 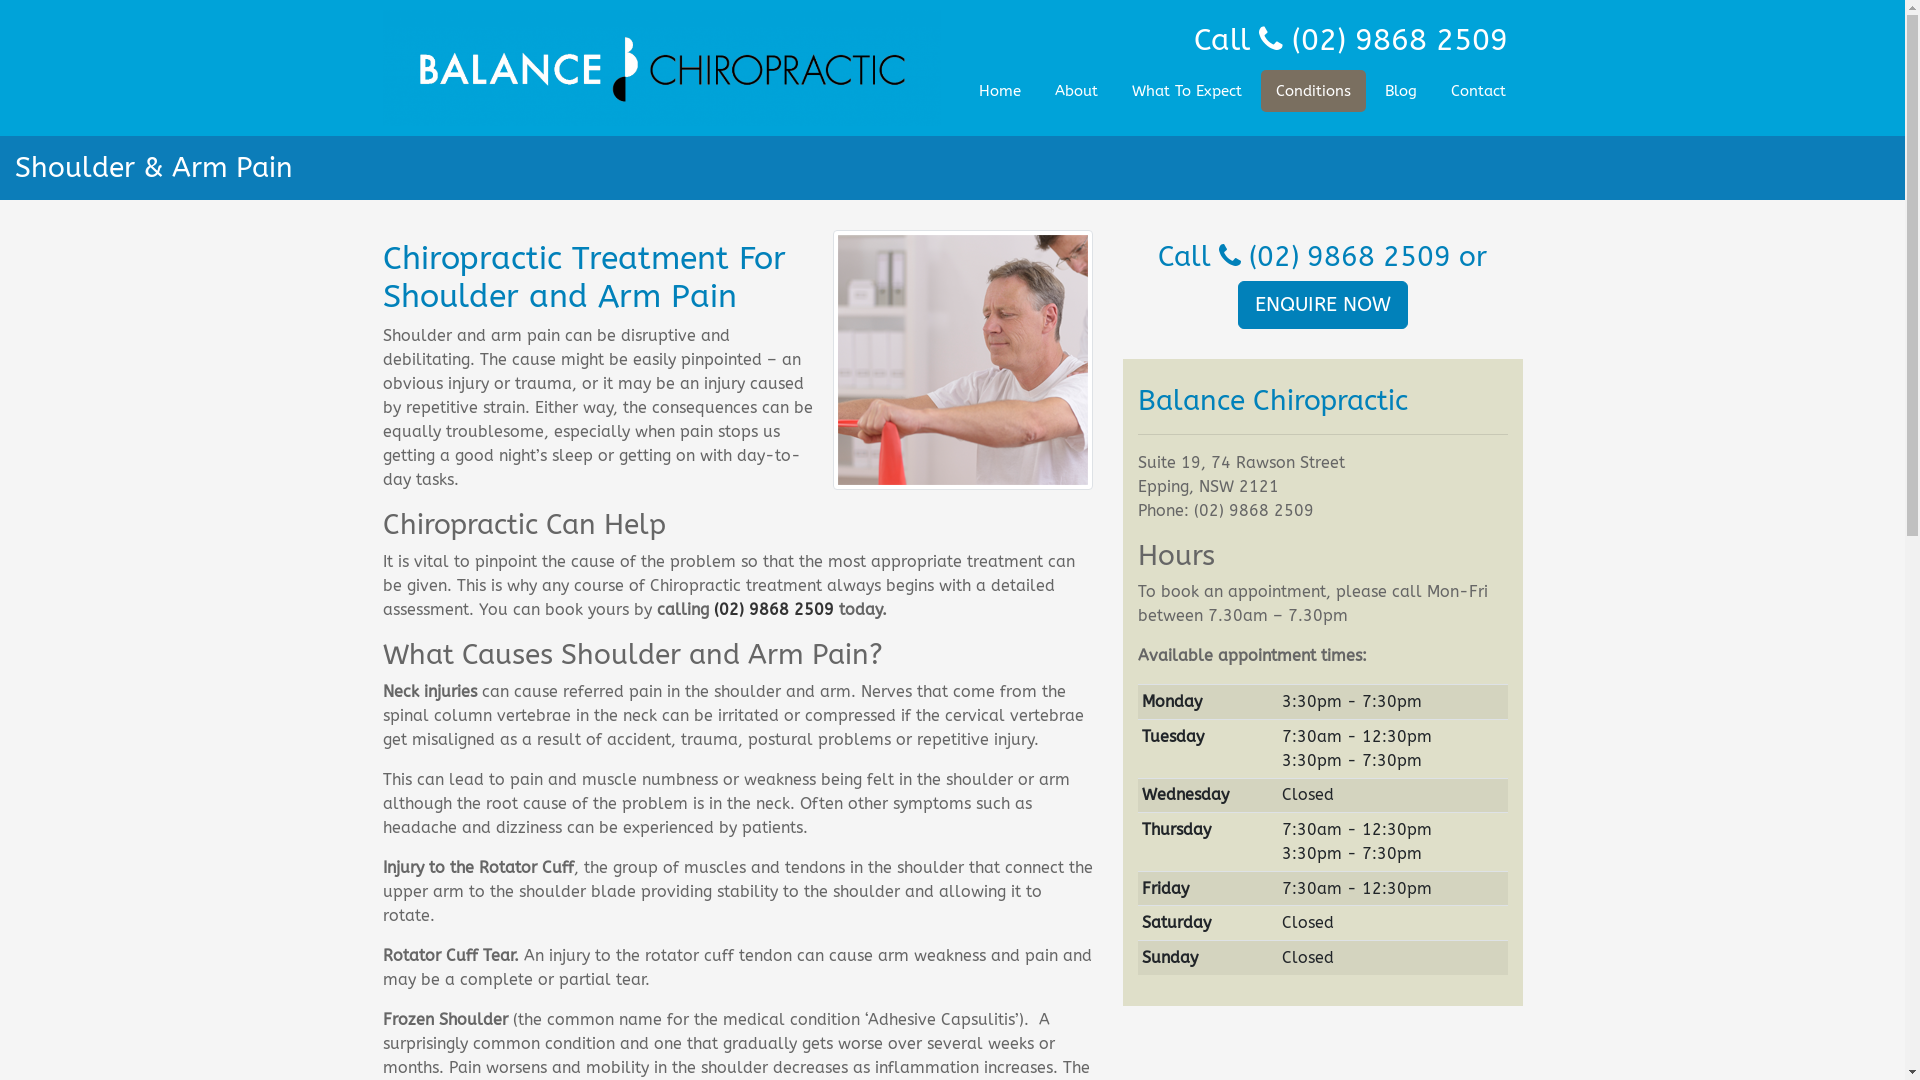 I want to click on 'Contact', so click(x=1478, y=91).